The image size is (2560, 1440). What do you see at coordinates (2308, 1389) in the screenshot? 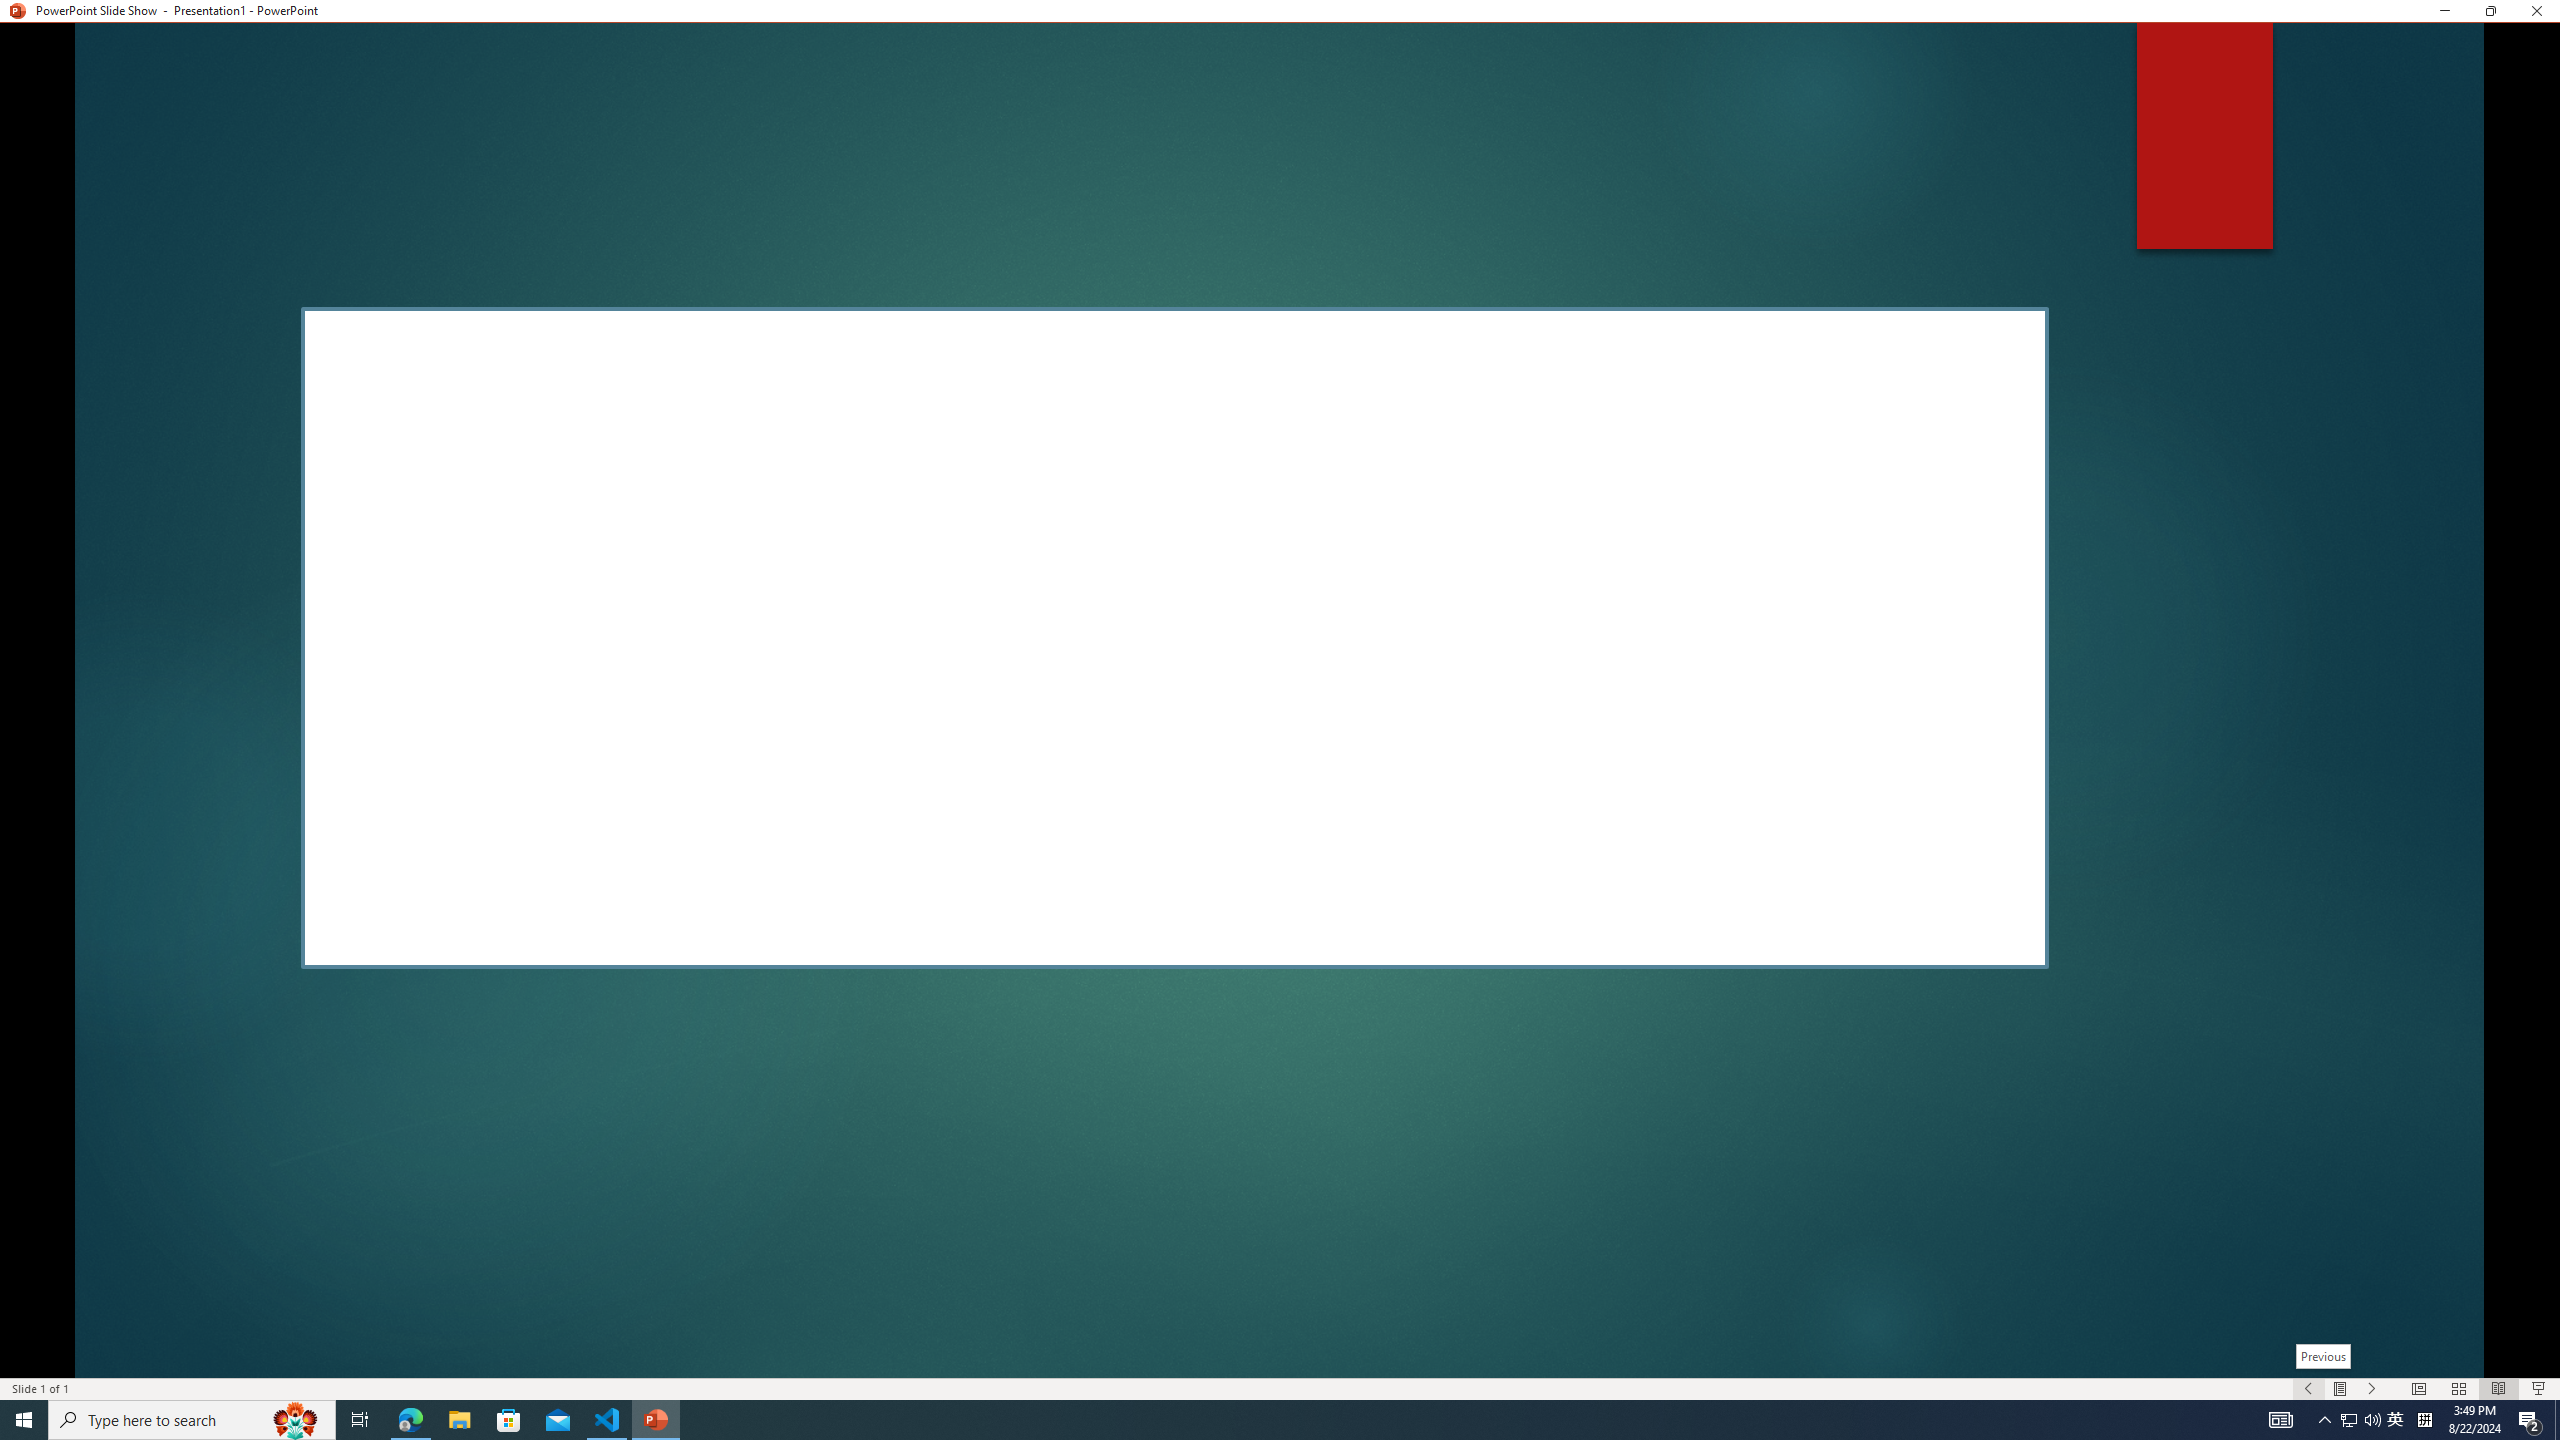
I see `'Slide Show Previous On'` at bounding box center [2308, 1389].